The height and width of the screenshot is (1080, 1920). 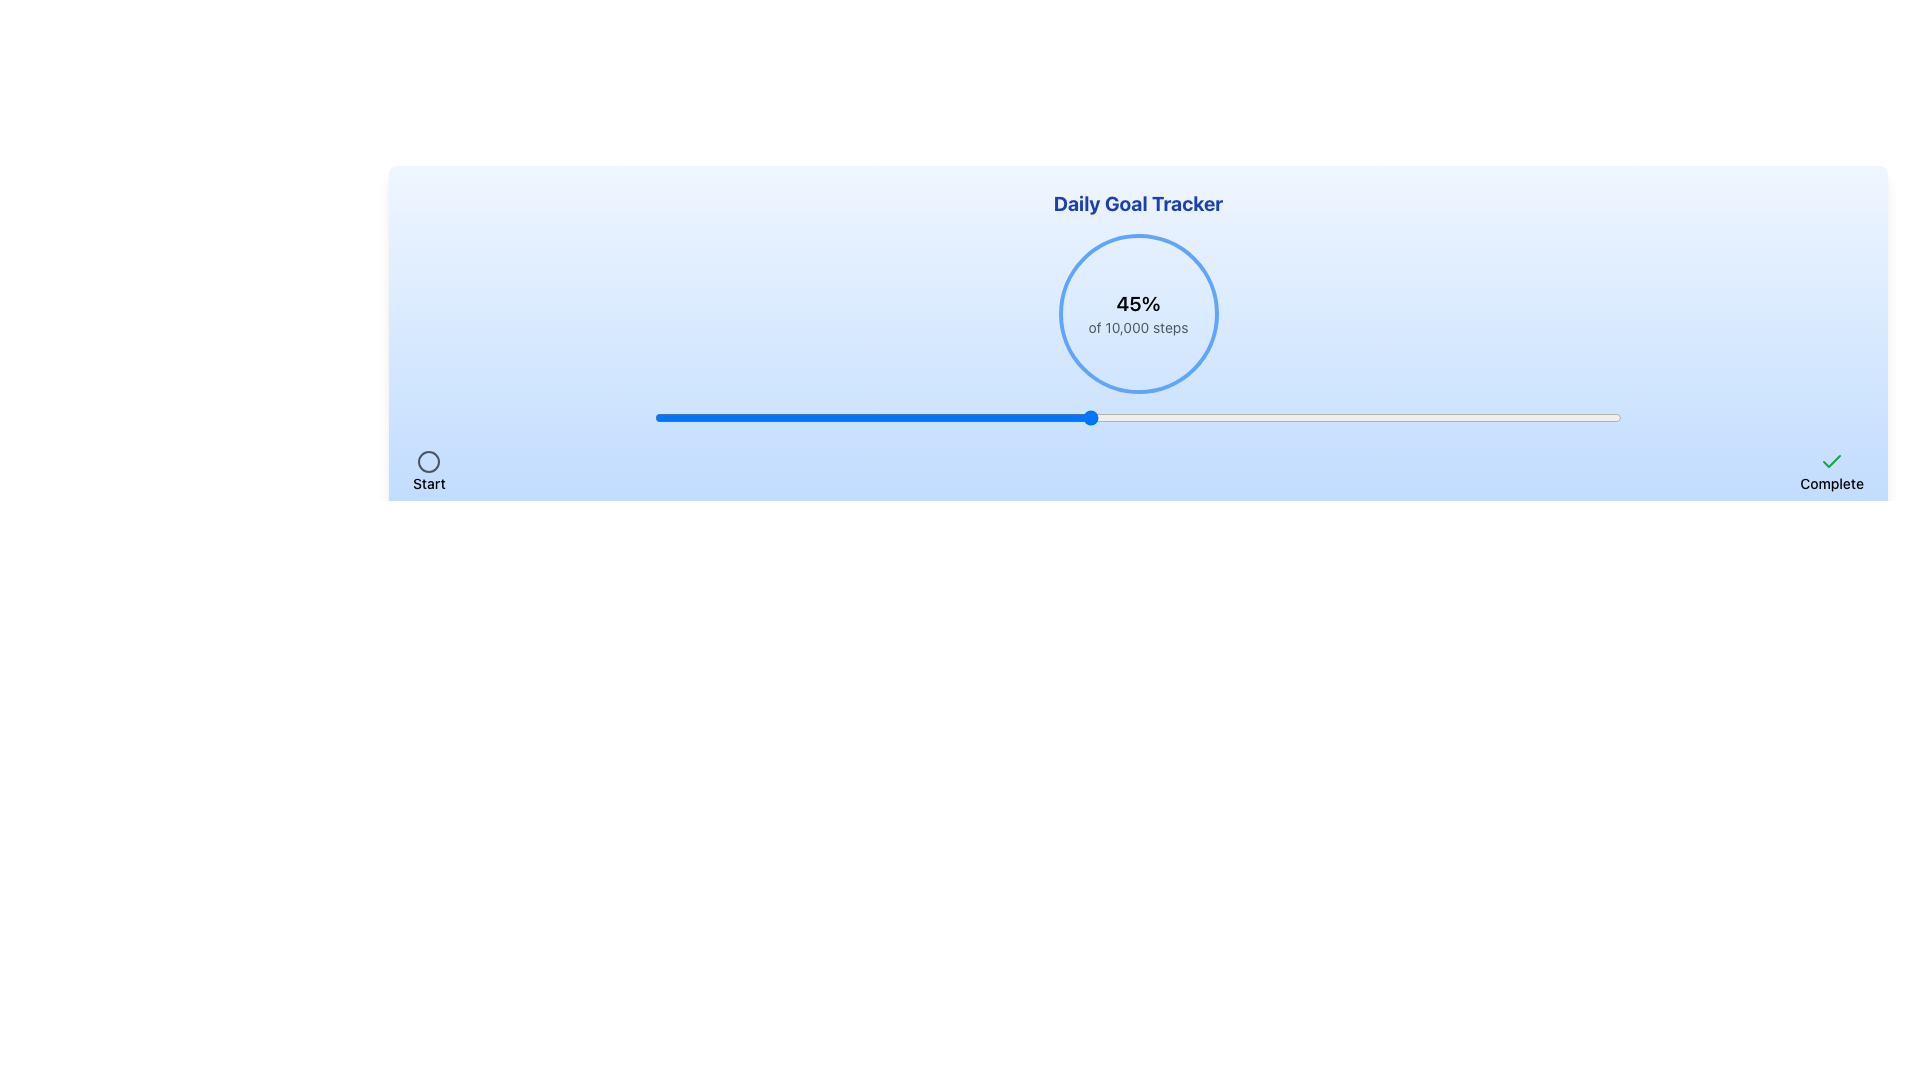 I want to click on the Text display that provides feedback about progress, located at the center of the blue bordered circle under the 'Daily Goal Tracker' heading, so click(x=1138, y=313).